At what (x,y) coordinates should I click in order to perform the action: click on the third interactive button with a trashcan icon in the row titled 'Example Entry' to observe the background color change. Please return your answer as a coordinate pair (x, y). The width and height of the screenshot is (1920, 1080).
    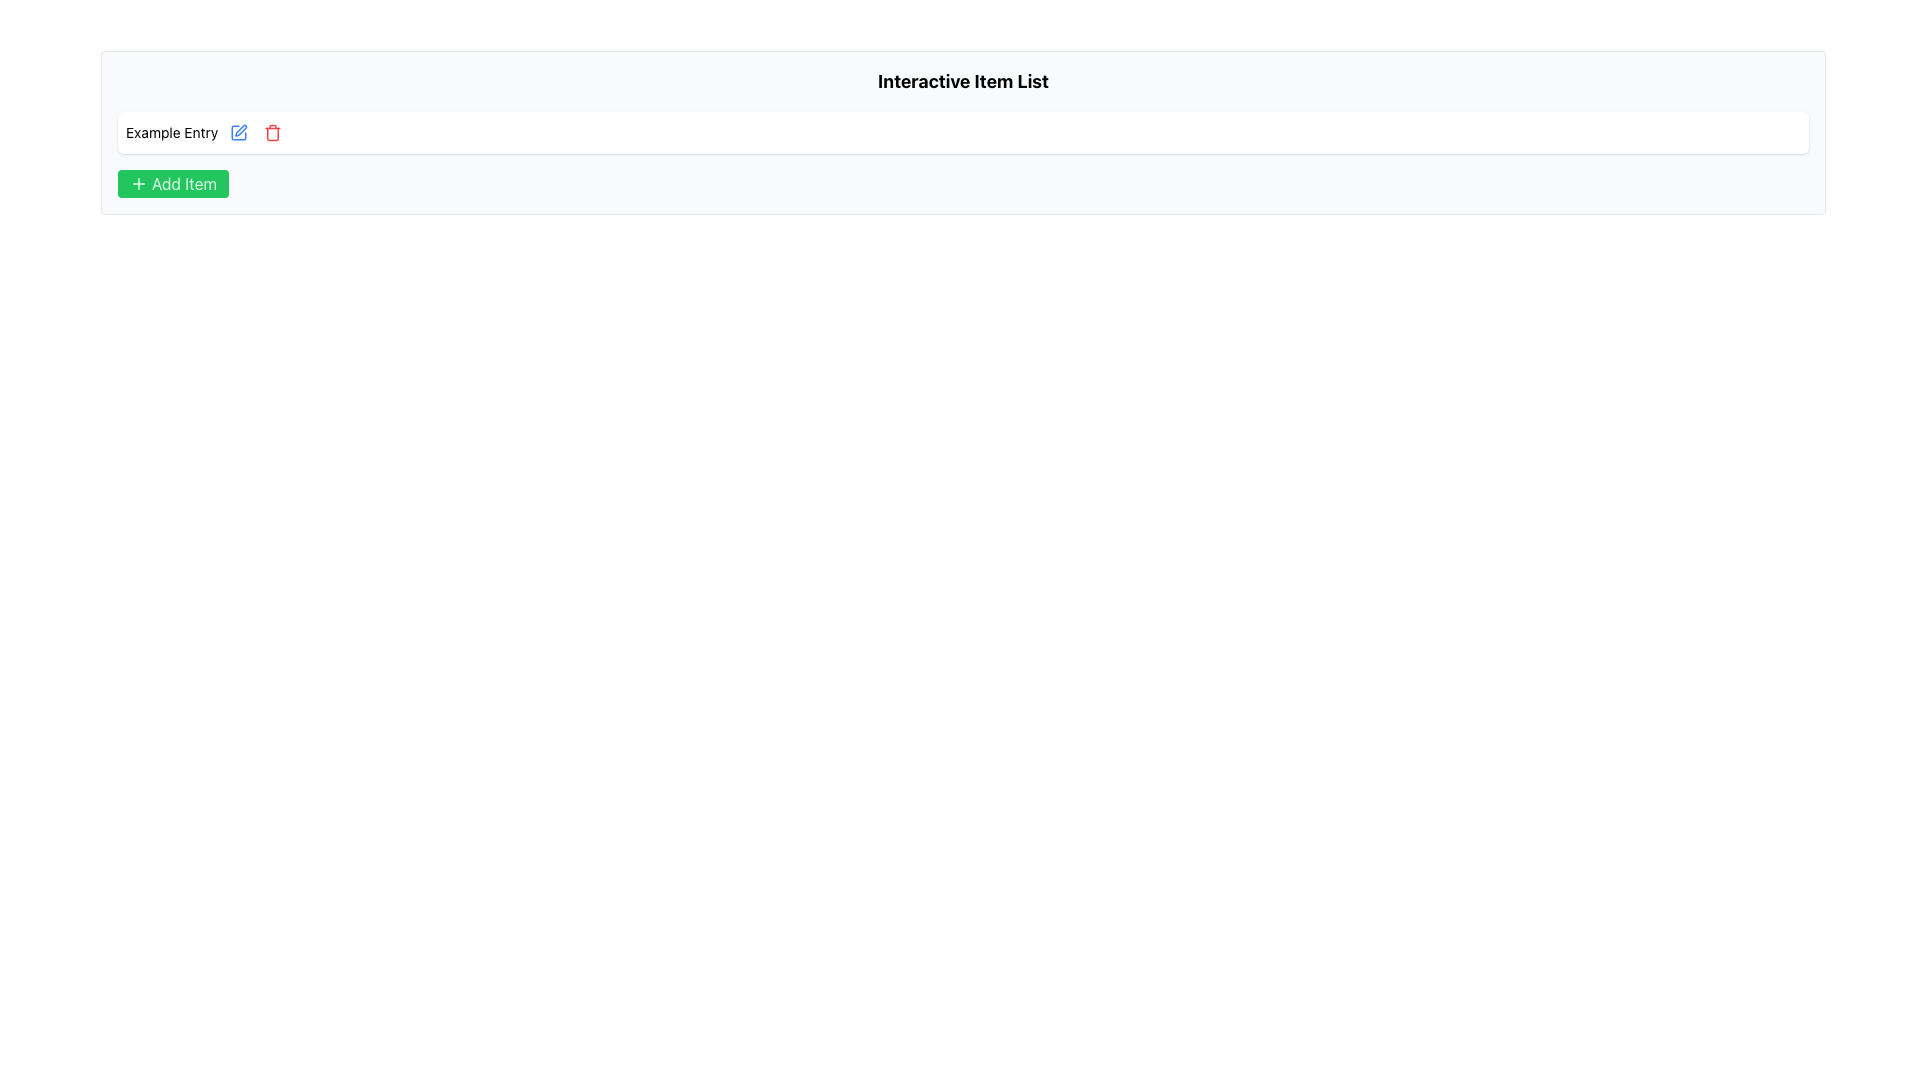
    Looking at the image, I should click on (272, 132).